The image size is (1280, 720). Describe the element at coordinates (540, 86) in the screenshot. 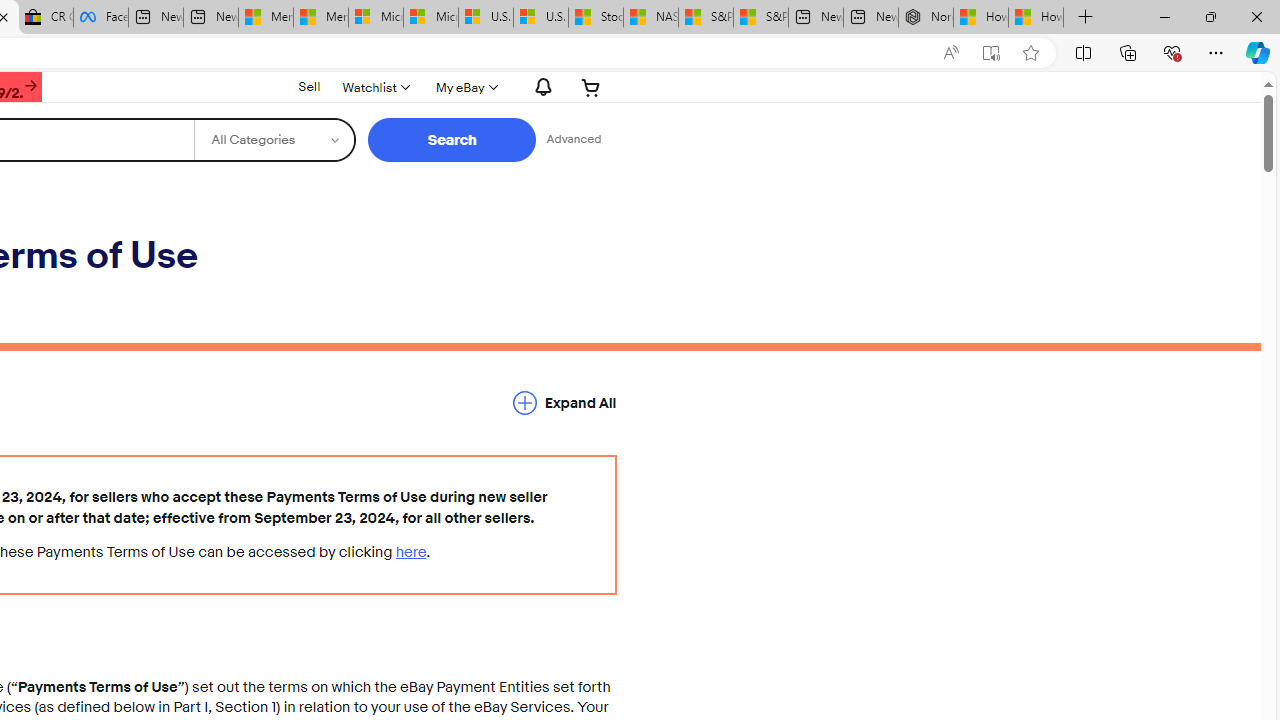

I see `'AutomationID: gh-eb-Alerts'` at that location.